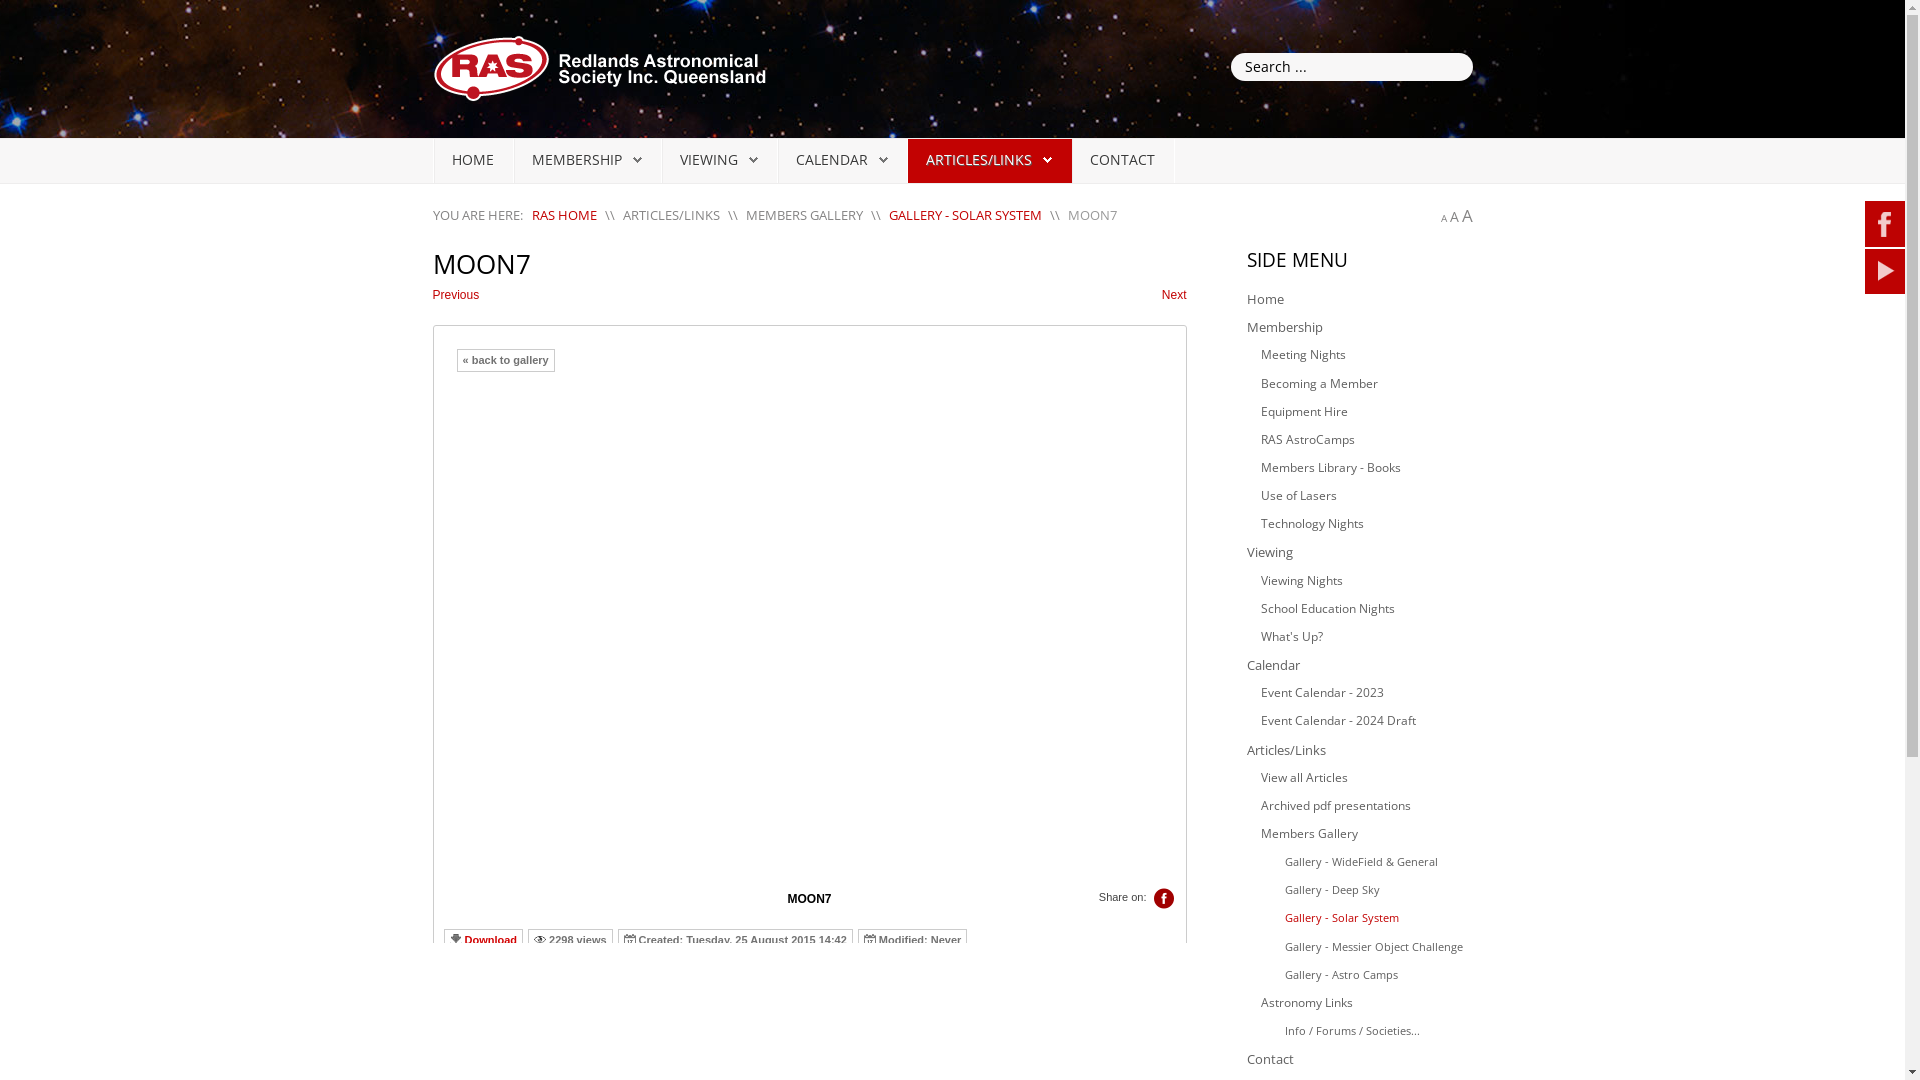  What do you see at coordinates (887, 215) in the screenshot?
I see `'GALLERY - SOLAR SYSTEM'` at bounding box center [887, 215].